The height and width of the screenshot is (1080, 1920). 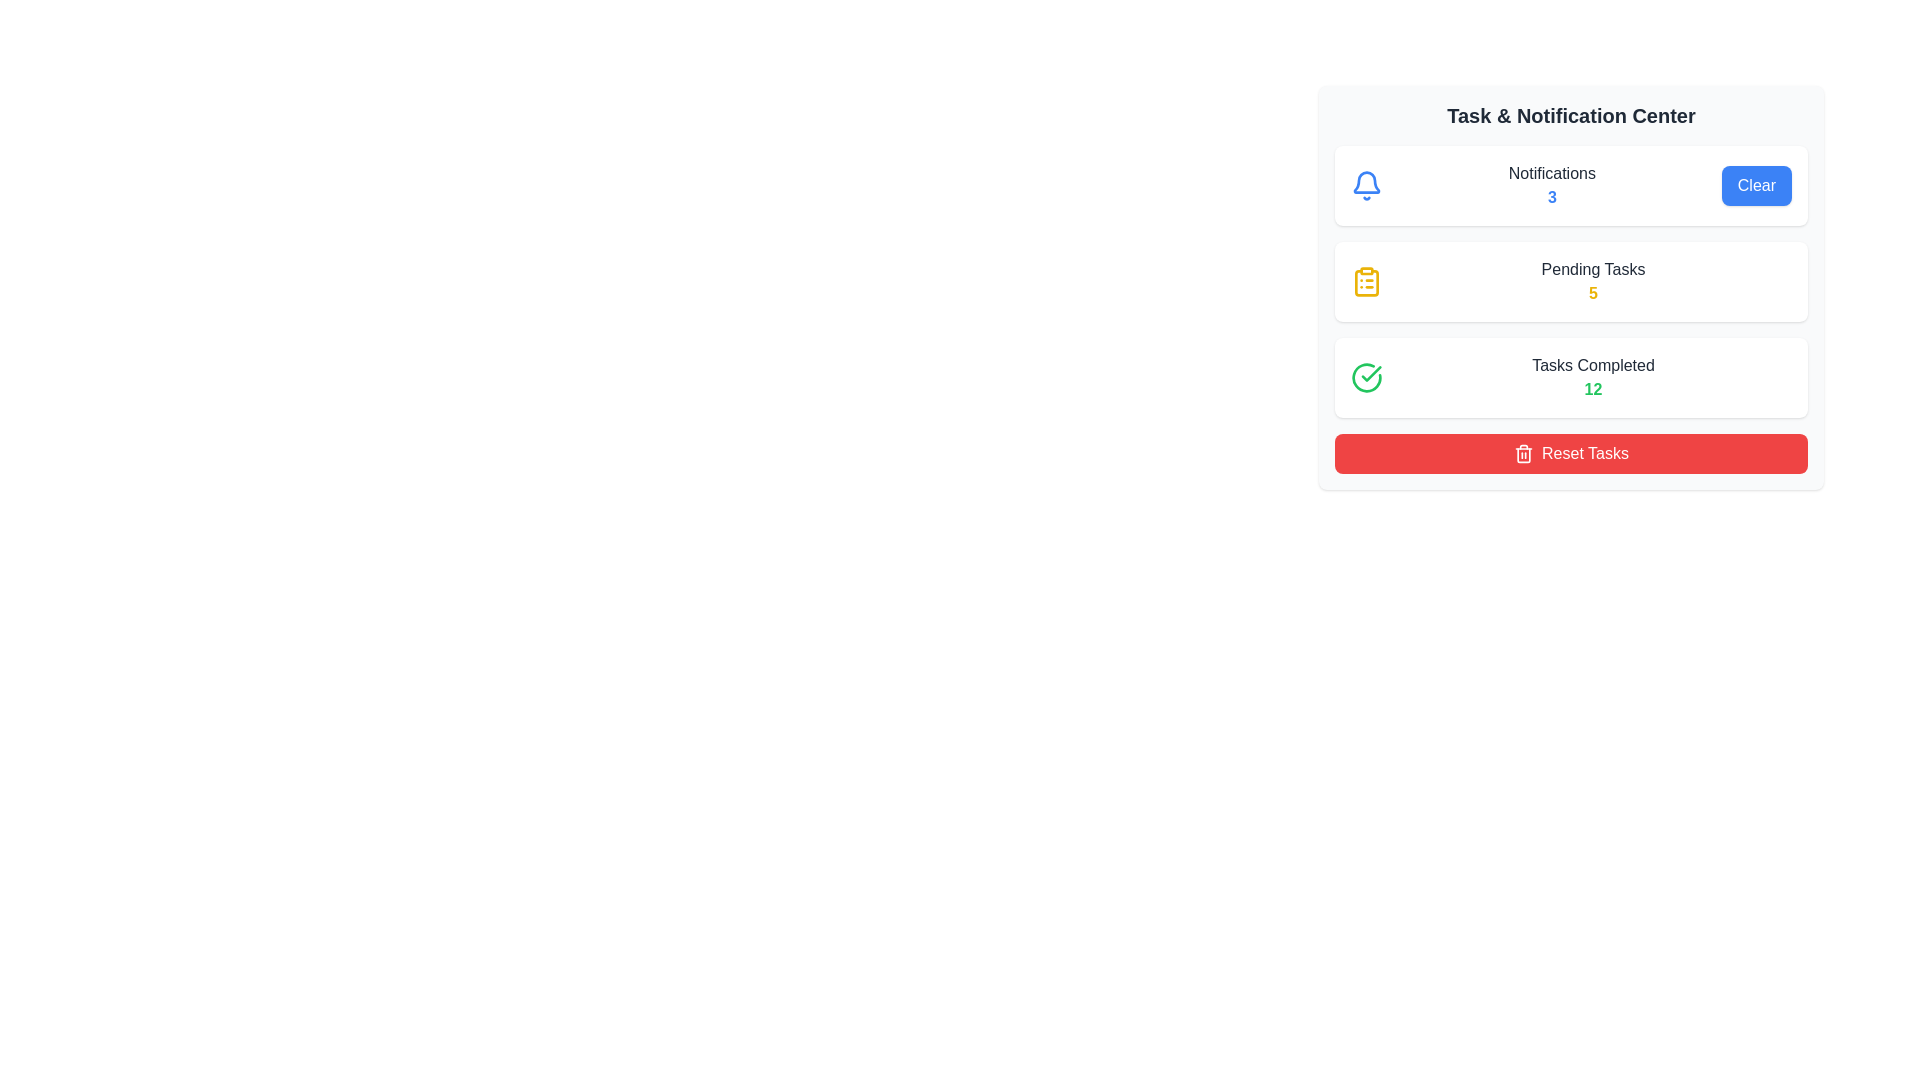 I want to click on the leftmost icon in the 'Notifications' section of the 'Task & Notification Center' card, which serves as a visual cue for notifications, so click(x=1366, y=185).